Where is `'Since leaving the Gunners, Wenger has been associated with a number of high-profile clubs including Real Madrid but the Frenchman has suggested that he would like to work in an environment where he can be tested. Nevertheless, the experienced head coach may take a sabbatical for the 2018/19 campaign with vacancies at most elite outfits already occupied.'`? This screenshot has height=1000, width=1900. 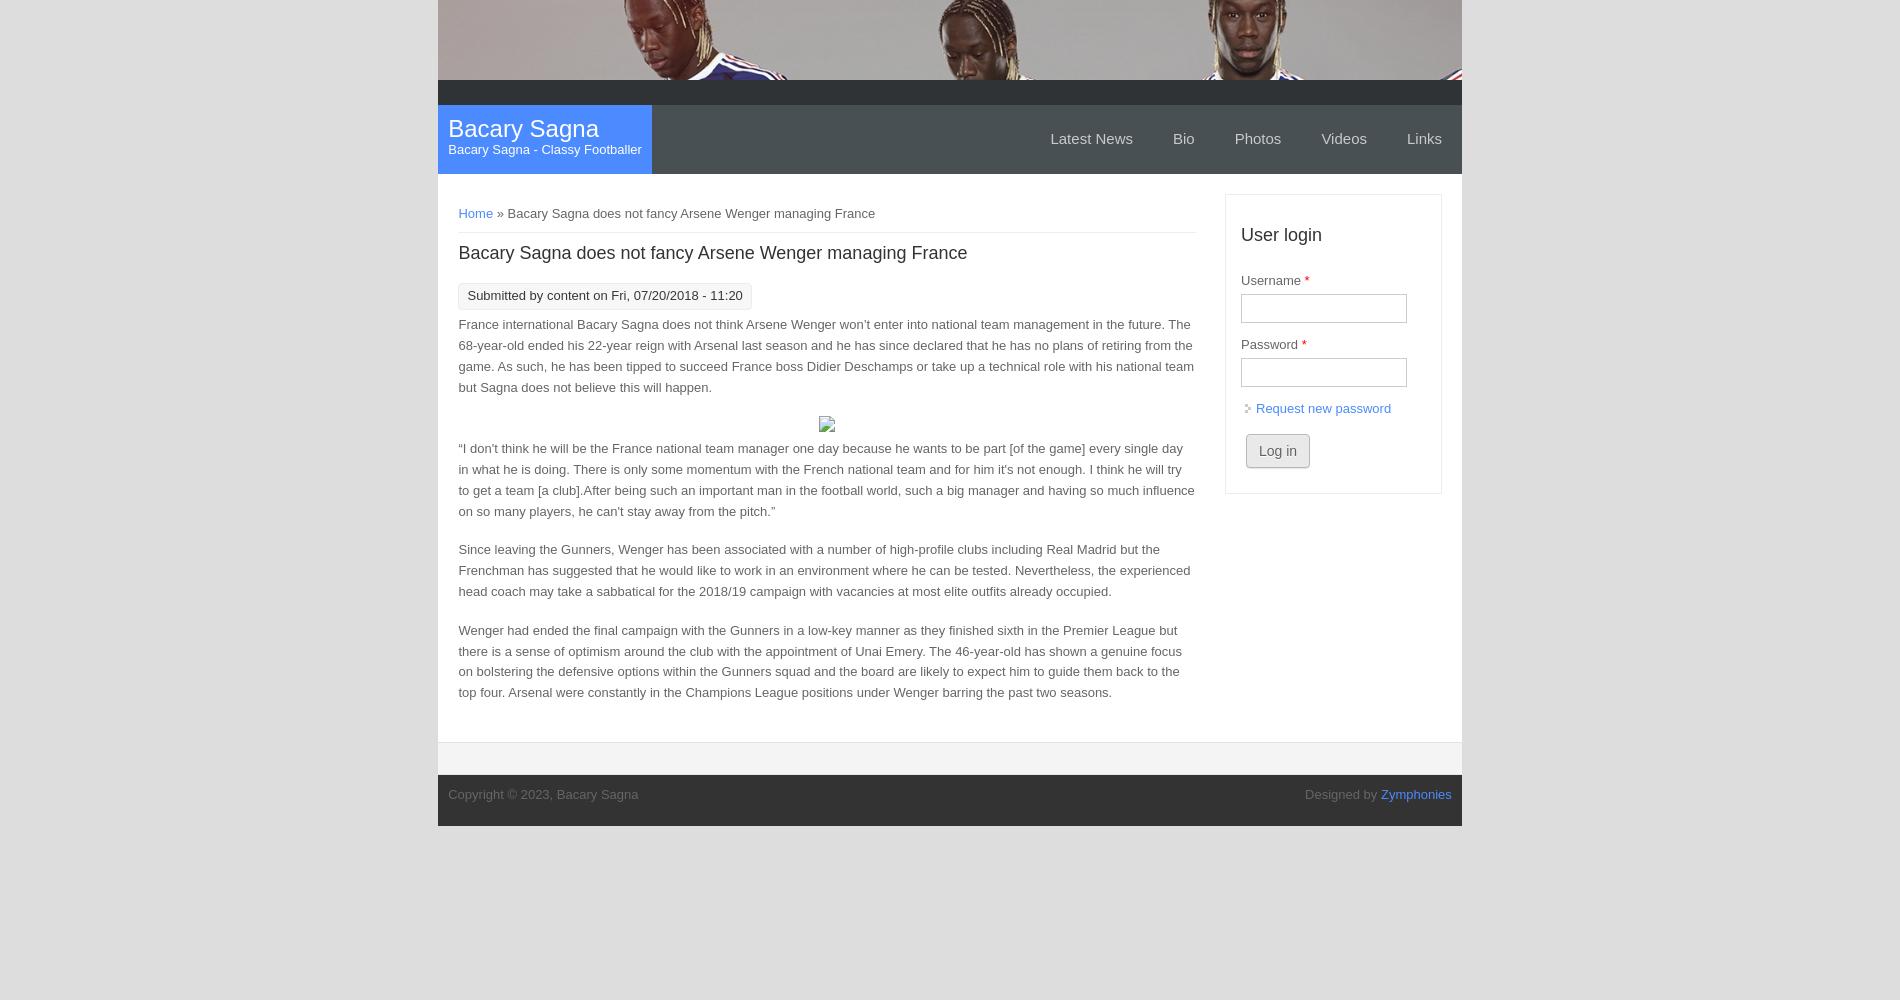
'Since leaving the Gunners, Wenger has been associated with a number of high-profile clubs including Real Madrid but the Frenchman has suggested that he would like to work in an environment where he can be tested. Nevertheless, the experienced head coach may take a sabbatical for the 2018/19 campaign with vacancies at most elite outfits already occupied.' is located at coordinates (823, 569).